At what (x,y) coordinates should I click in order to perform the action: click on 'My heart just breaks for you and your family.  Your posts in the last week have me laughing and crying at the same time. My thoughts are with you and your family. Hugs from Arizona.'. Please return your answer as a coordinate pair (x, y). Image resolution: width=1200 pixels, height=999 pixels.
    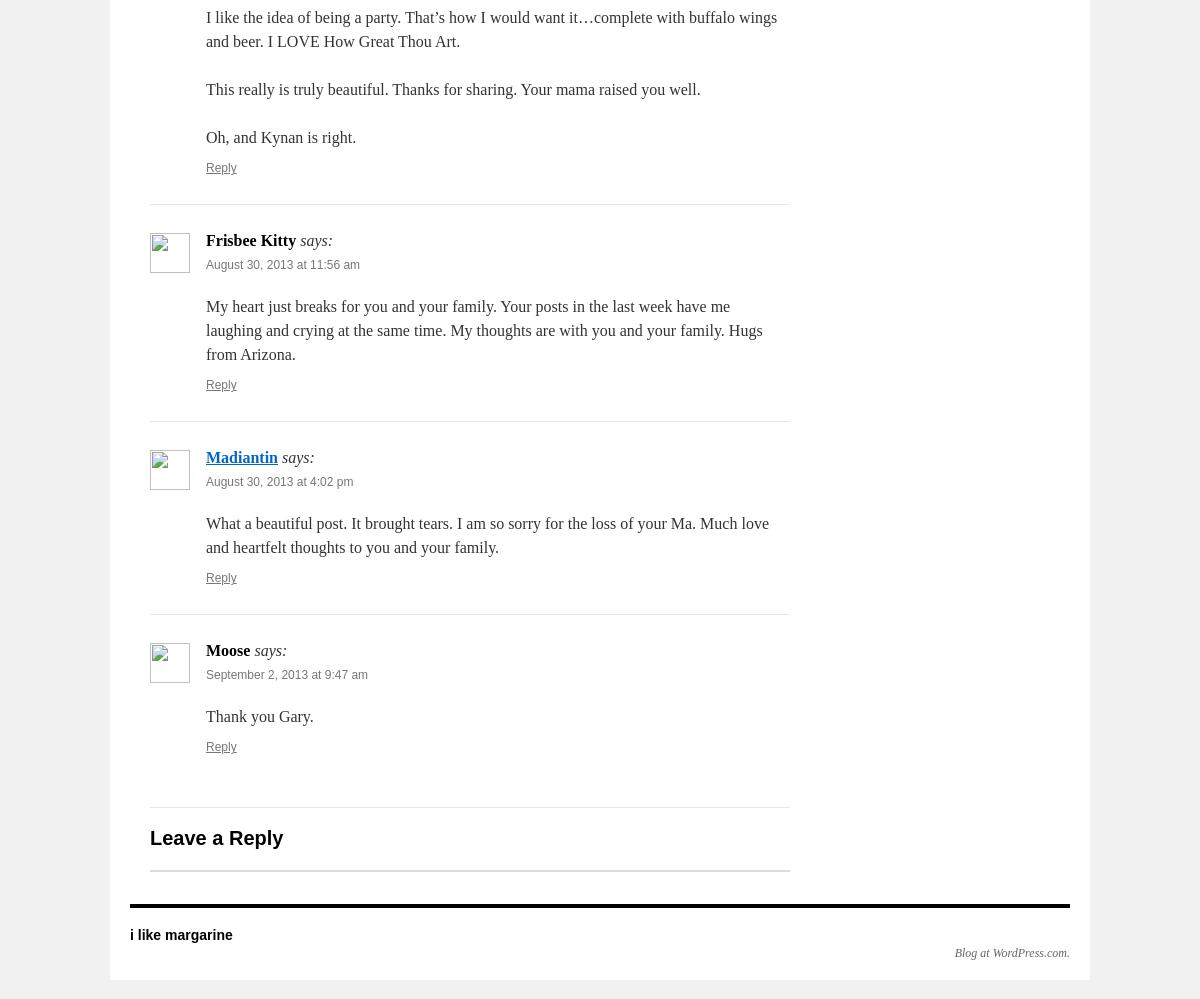
    Looking at the image, I should click on (482, 329).